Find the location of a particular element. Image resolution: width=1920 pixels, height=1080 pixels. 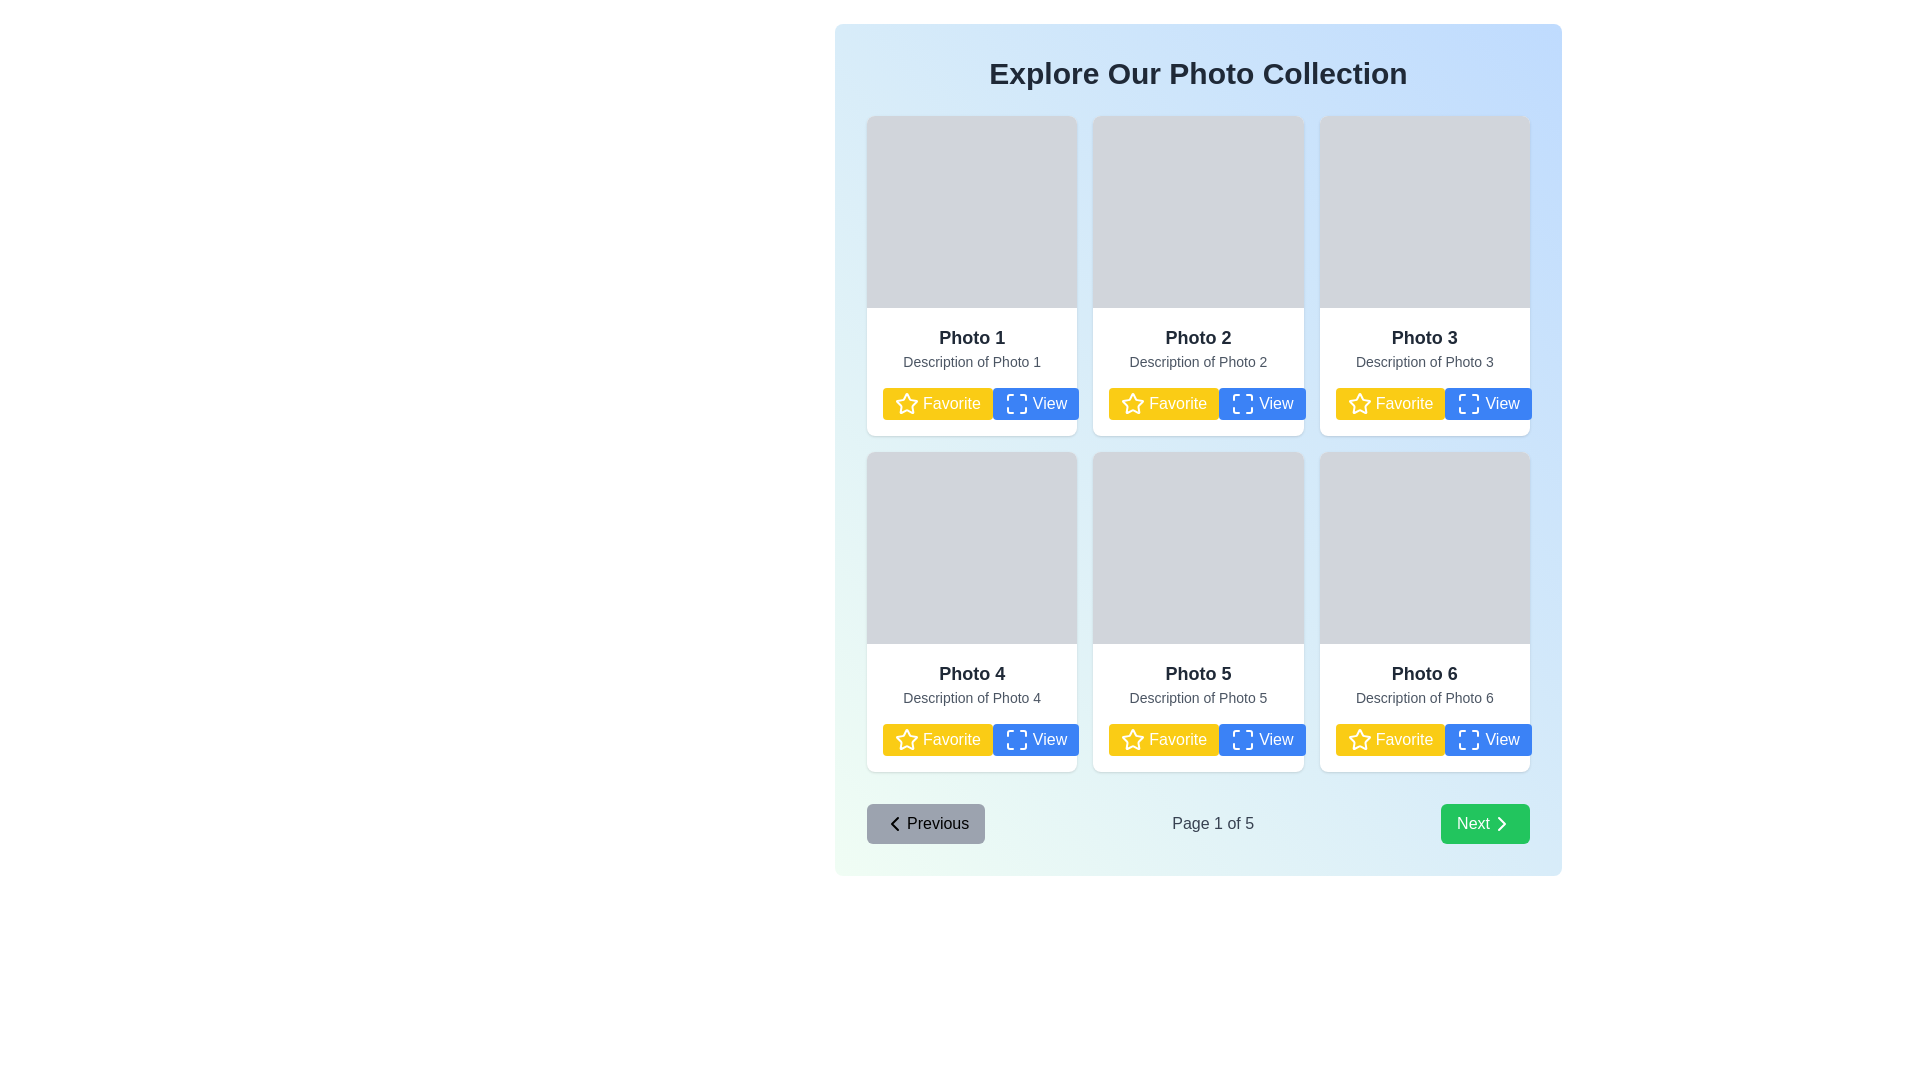

the title text label of the photo card located in the second row and second column of the grid layout, which serves as the identifier for the displayed content is located at coordinates (1198, 674).